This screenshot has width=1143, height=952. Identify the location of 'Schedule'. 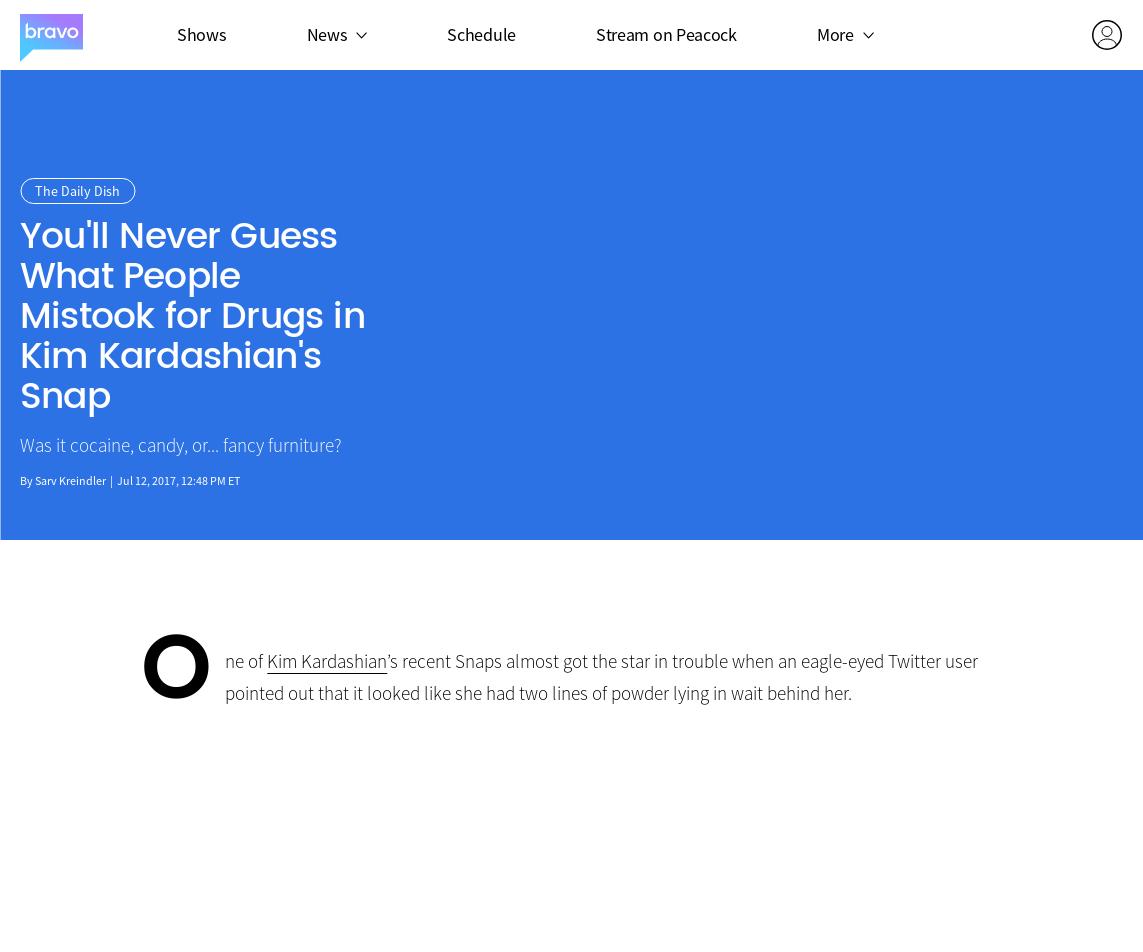
(480, 33).